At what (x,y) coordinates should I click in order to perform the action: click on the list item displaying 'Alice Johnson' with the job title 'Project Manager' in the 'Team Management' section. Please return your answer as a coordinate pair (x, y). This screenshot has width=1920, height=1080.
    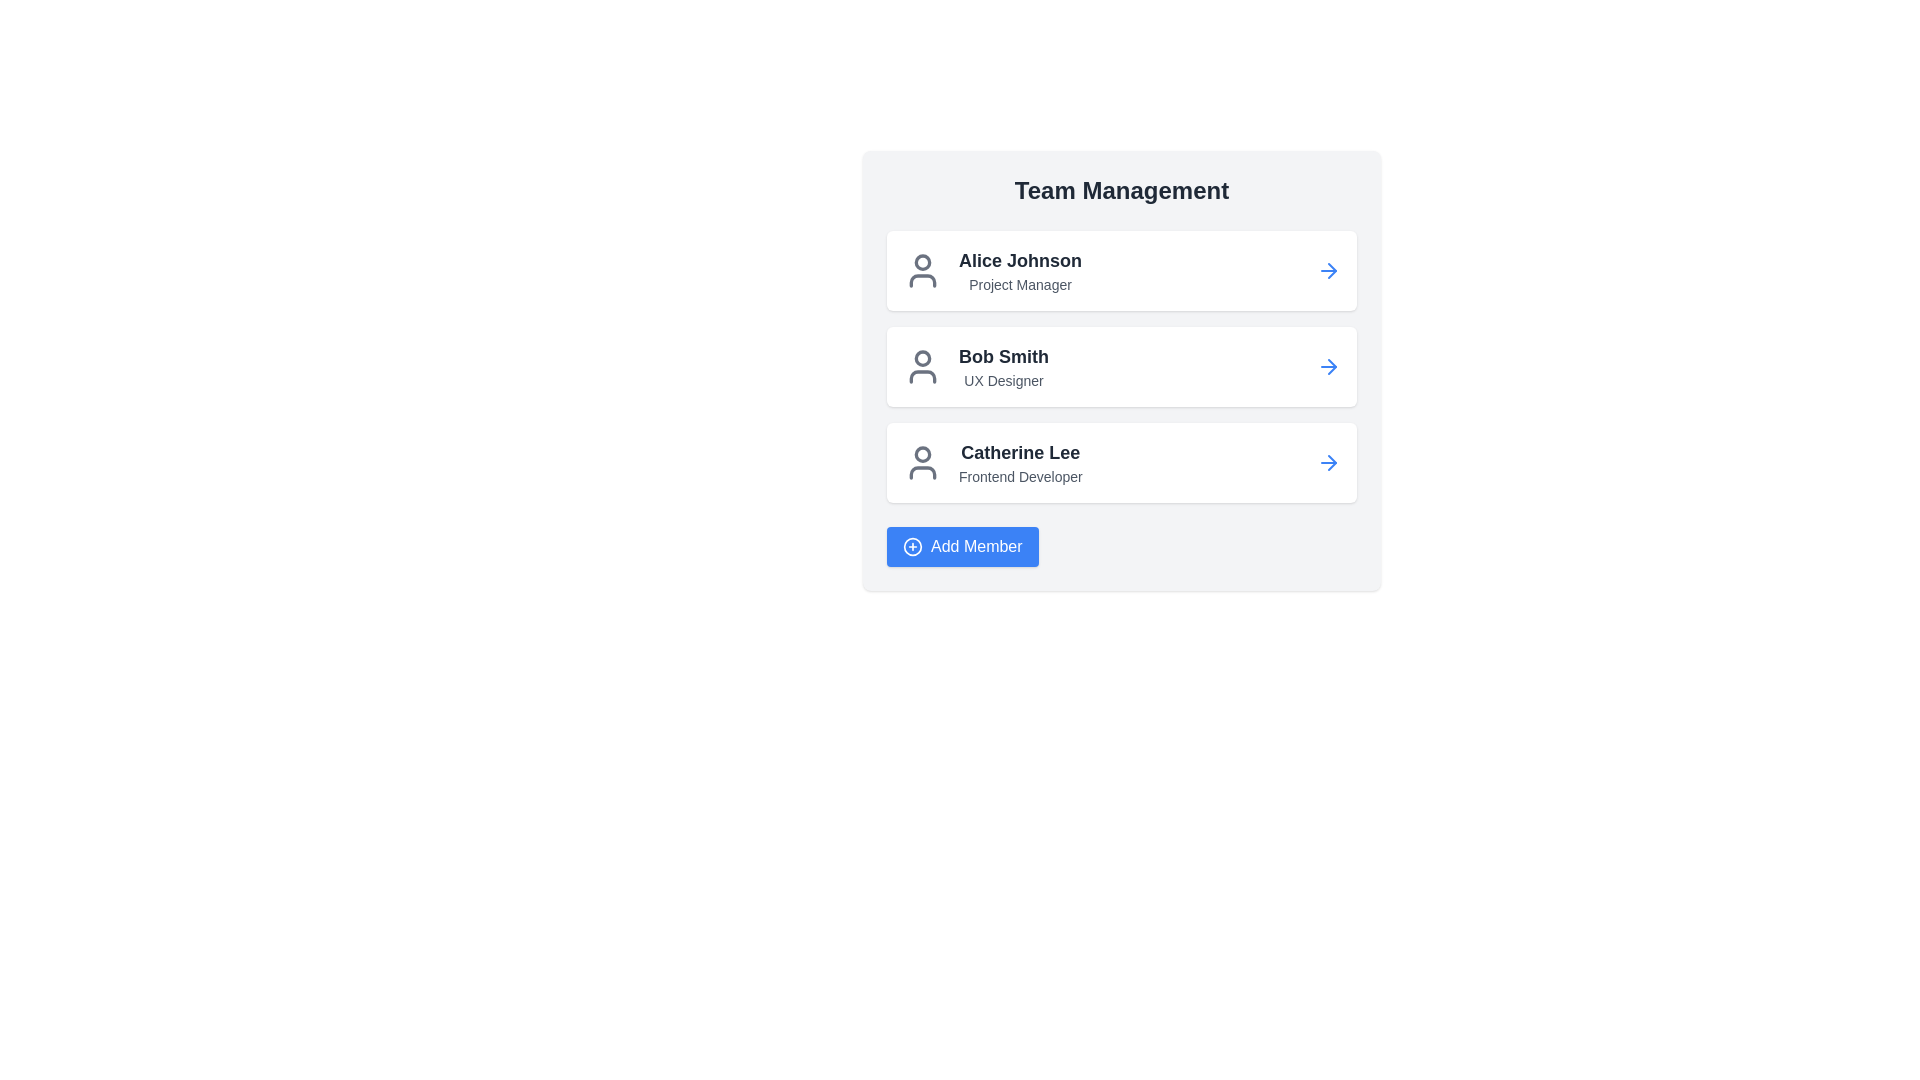
    Looking at the image, I should click on (1020, 270).